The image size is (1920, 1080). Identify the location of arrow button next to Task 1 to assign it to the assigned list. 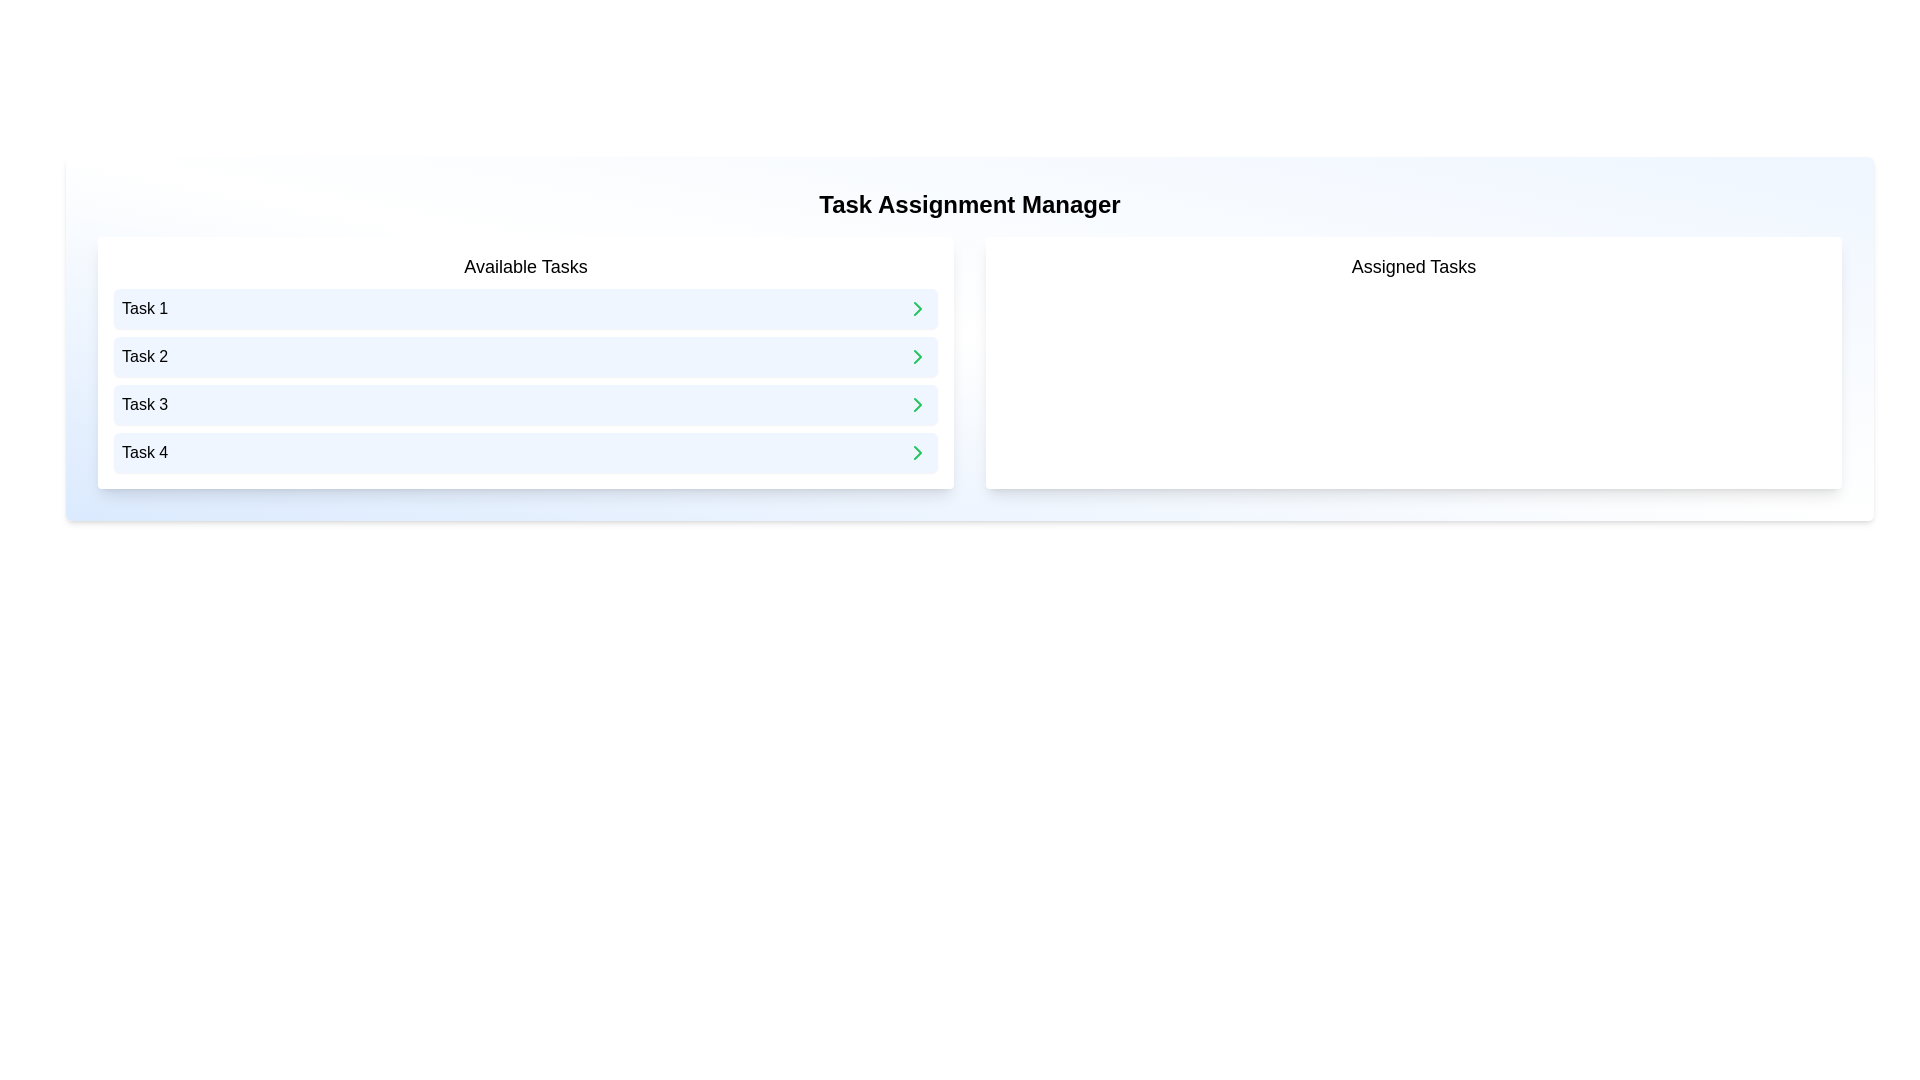
(916, 308).